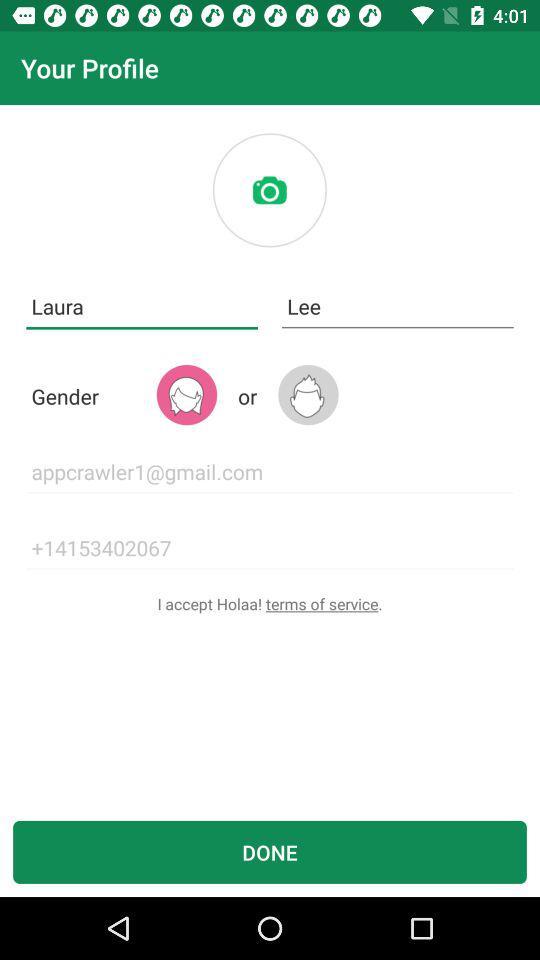 This screenshot has height=960, width=540. I want to click on the lee at the top right corner, so click(397, 307).